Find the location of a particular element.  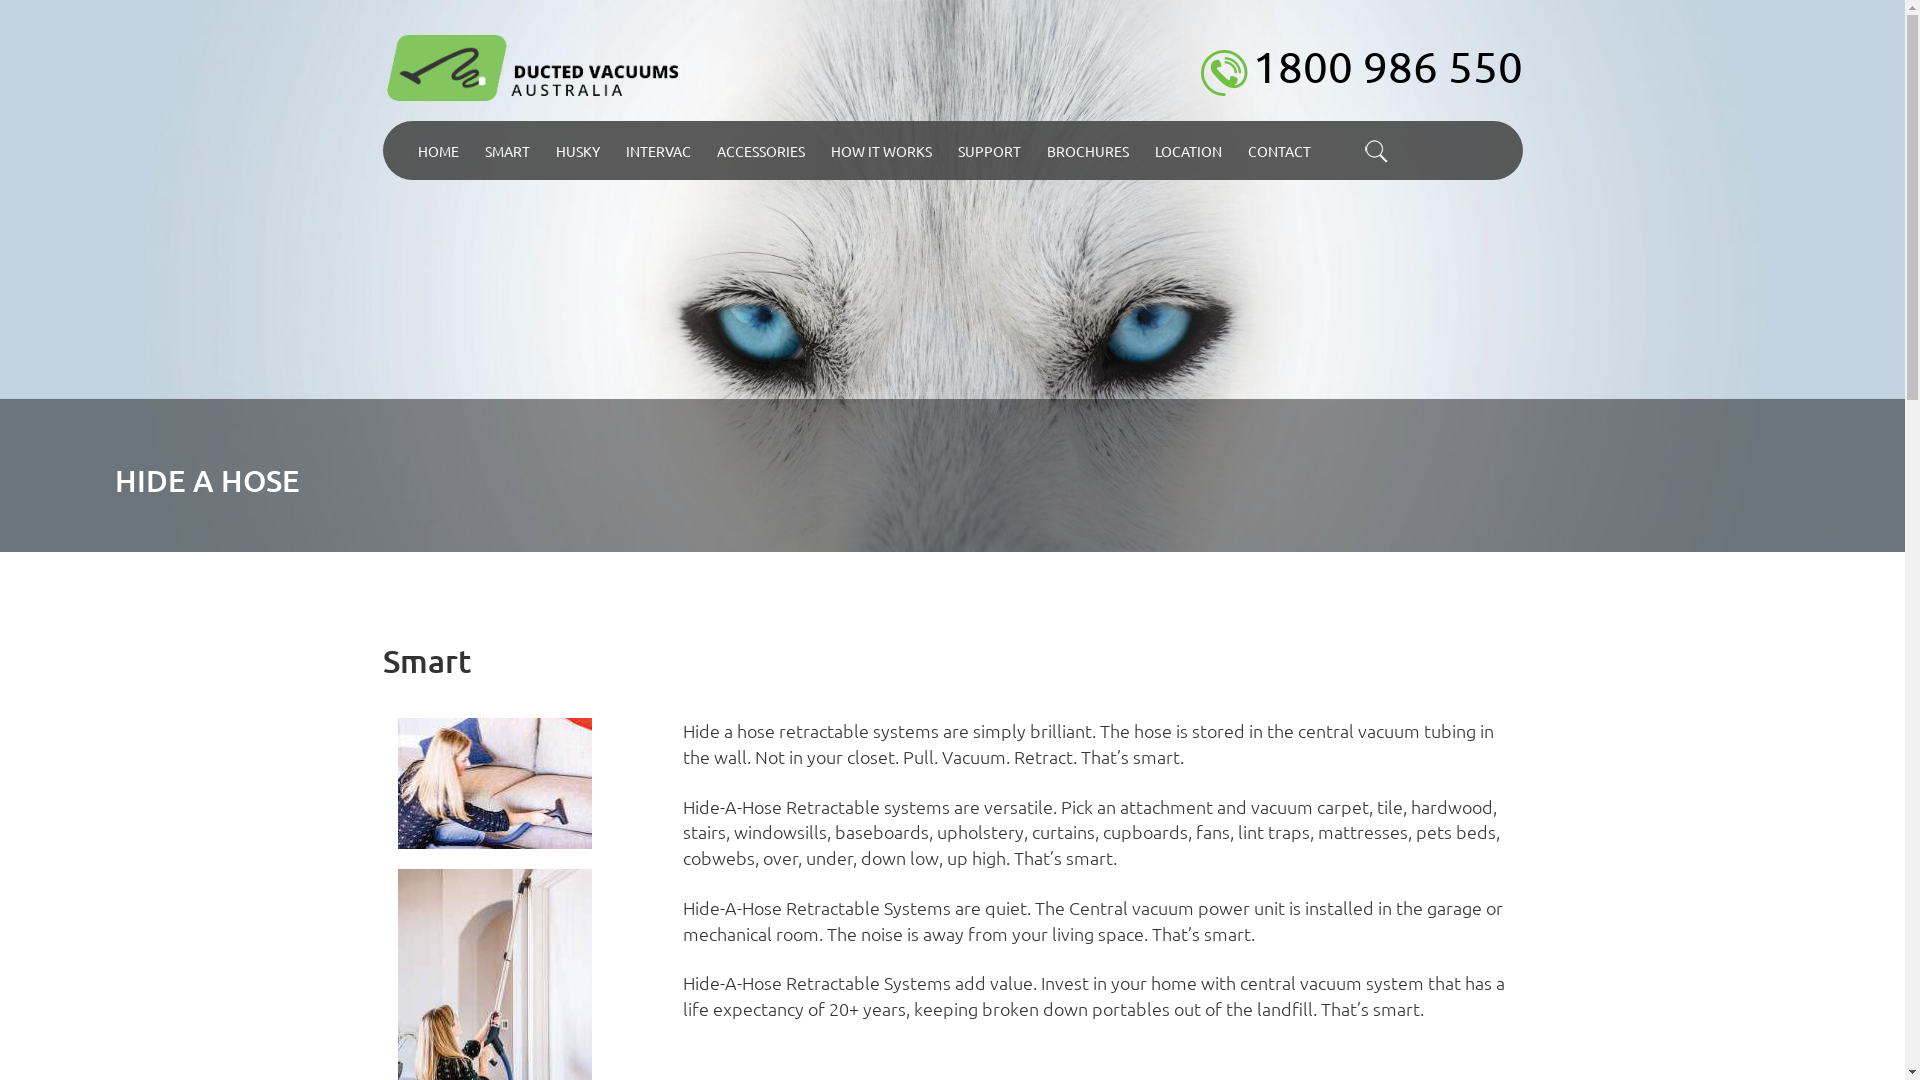

'CONTACT' is located at coordinates (1277, 149).